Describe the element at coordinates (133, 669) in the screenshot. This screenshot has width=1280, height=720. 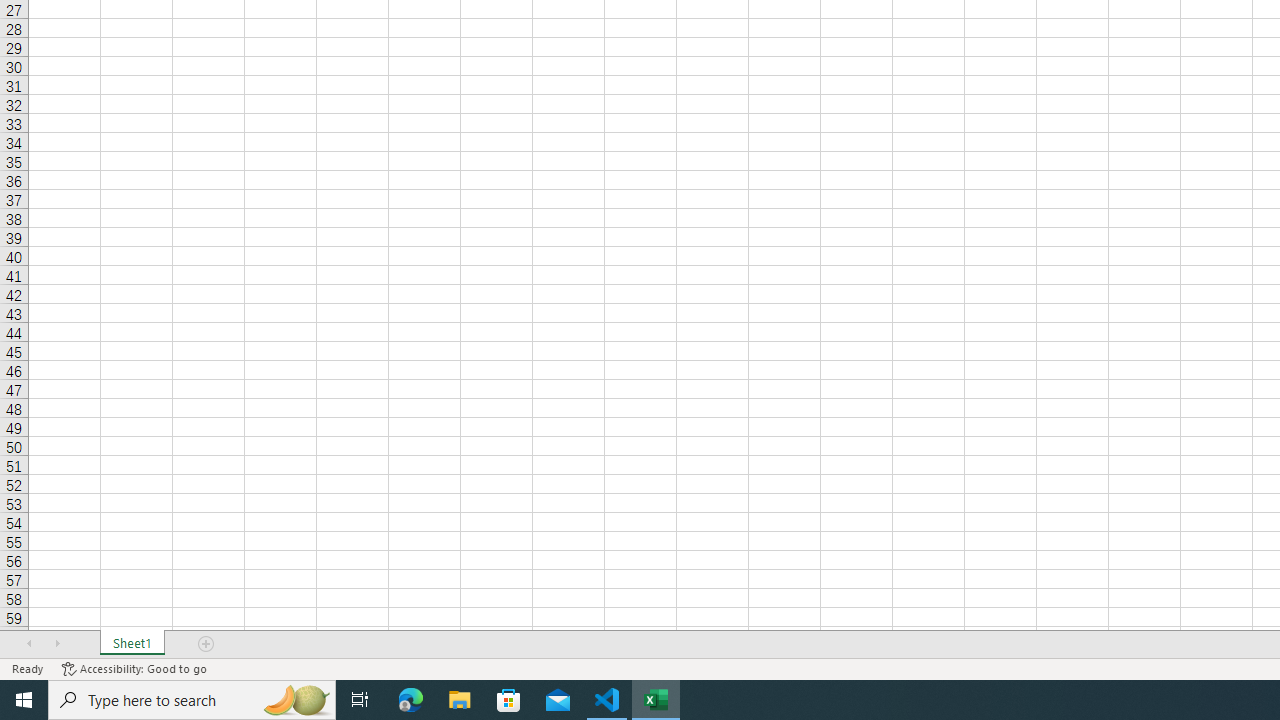
I see `'Accessibility Checker Accessibility: Good to go'` at that location.